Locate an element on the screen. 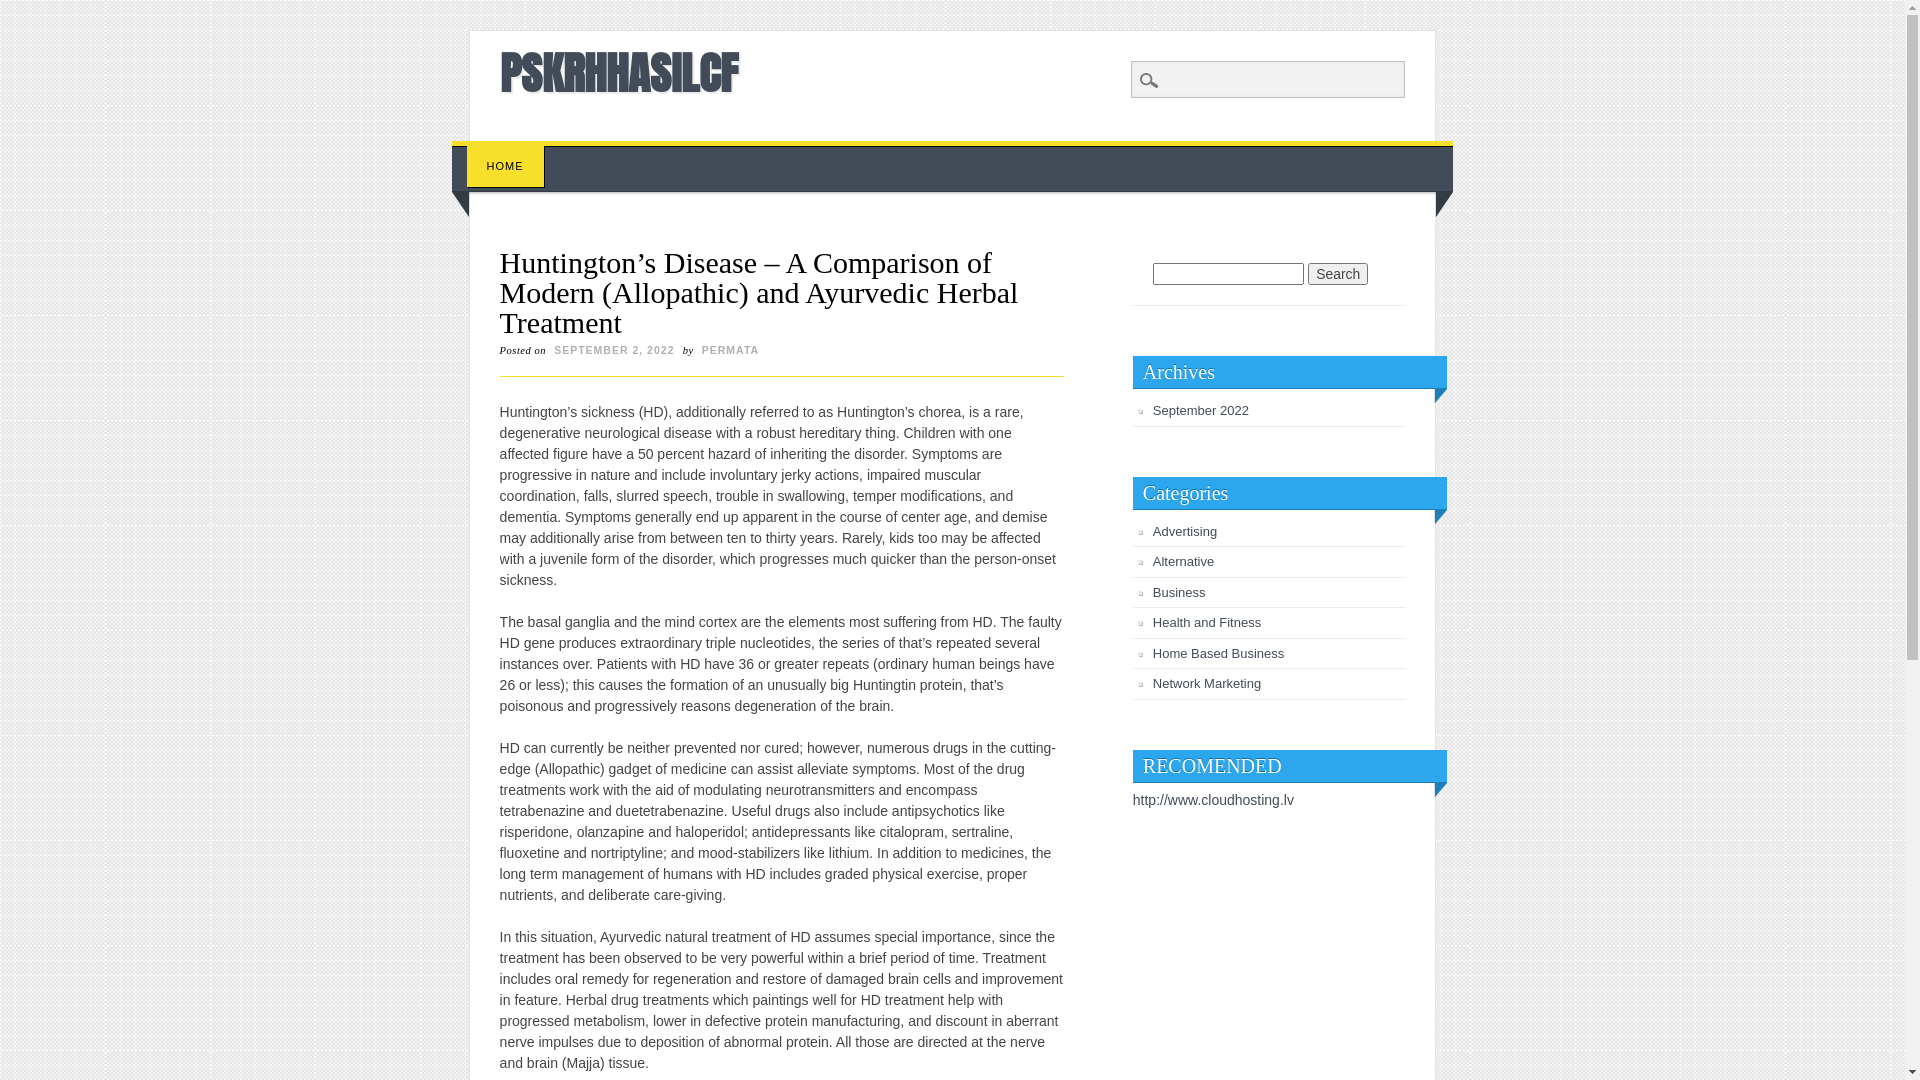  'Home Based Business' is located at coordinates (1218, 653).